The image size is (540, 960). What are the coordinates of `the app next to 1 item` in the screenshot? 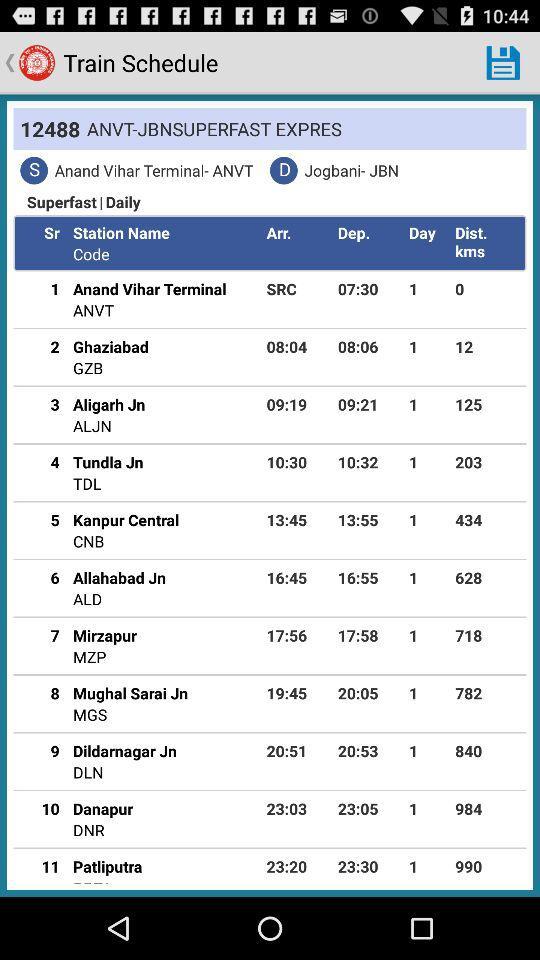 It's located at (486, 403).